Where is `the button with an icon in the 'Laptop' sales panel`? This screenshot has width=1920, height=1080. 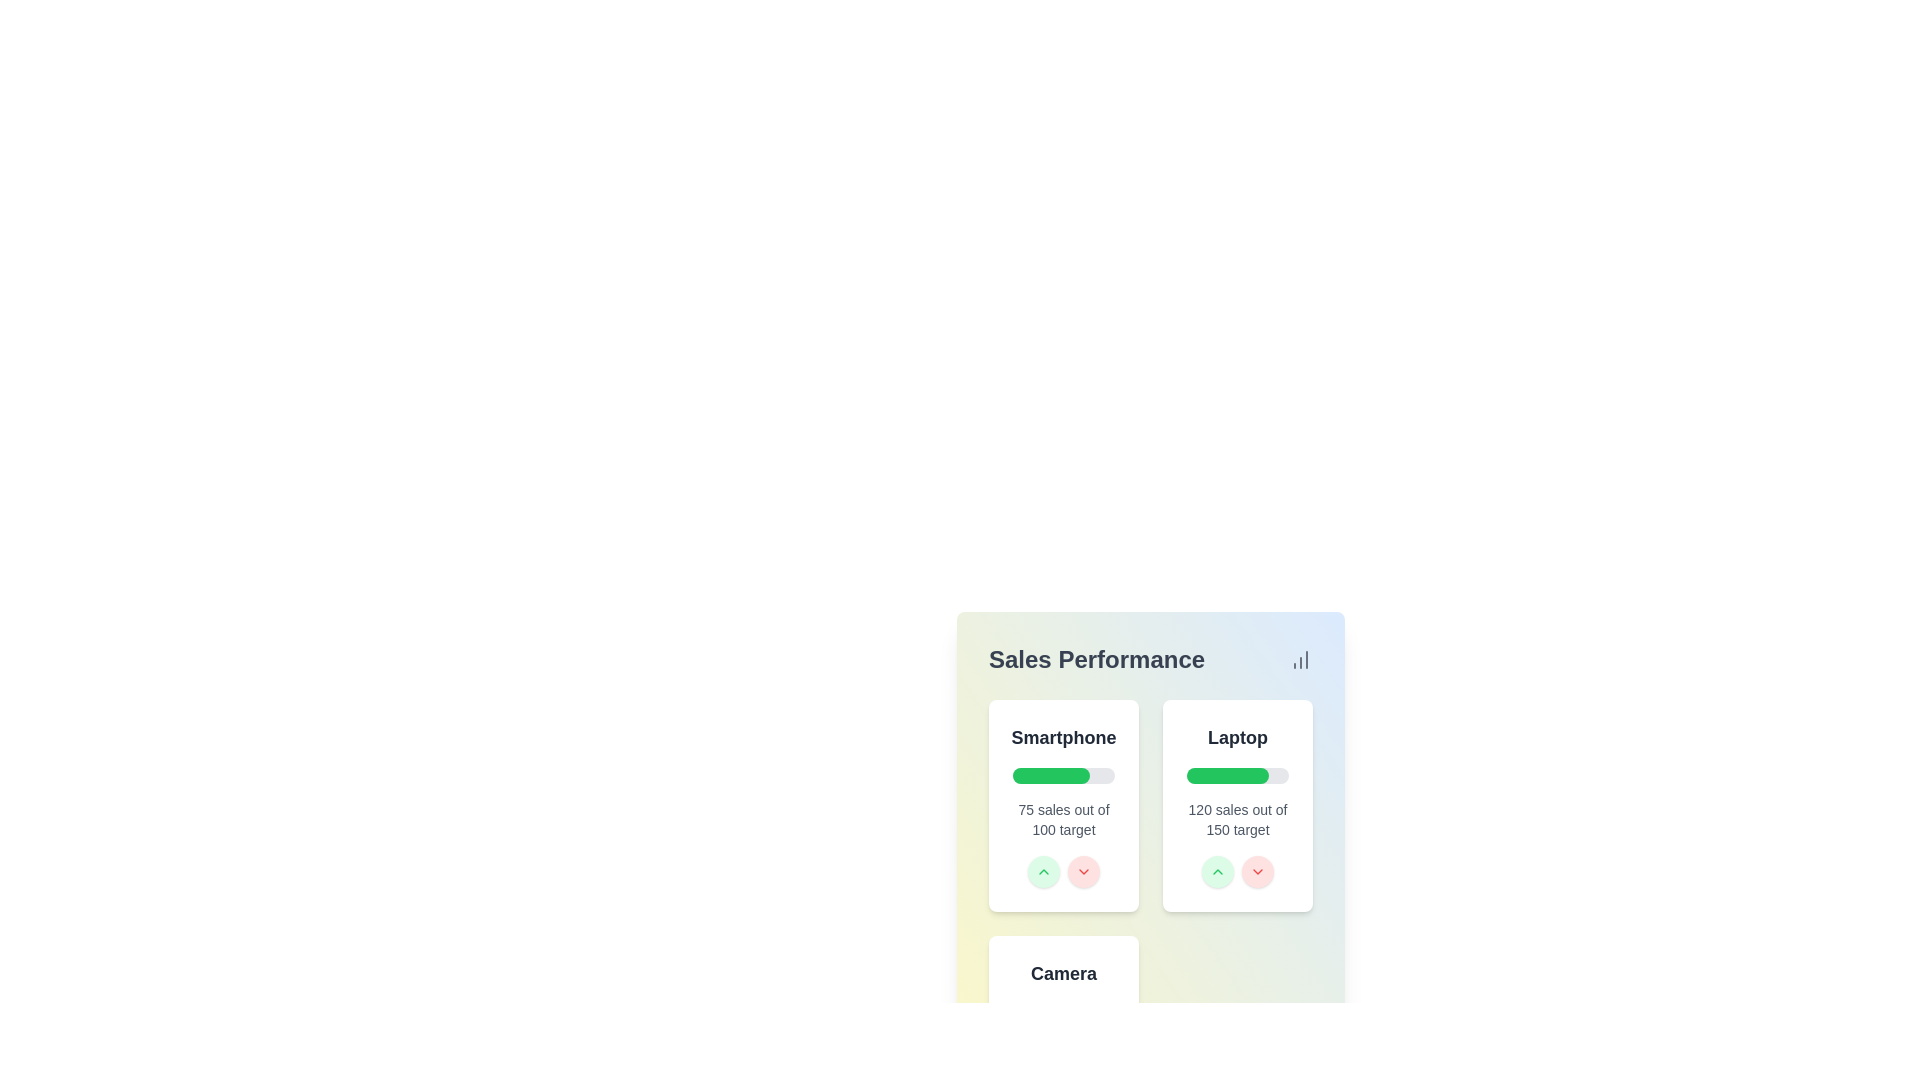
the button with an icon in the 'Laptop' sales panel is located at coordinates (1217, 870).